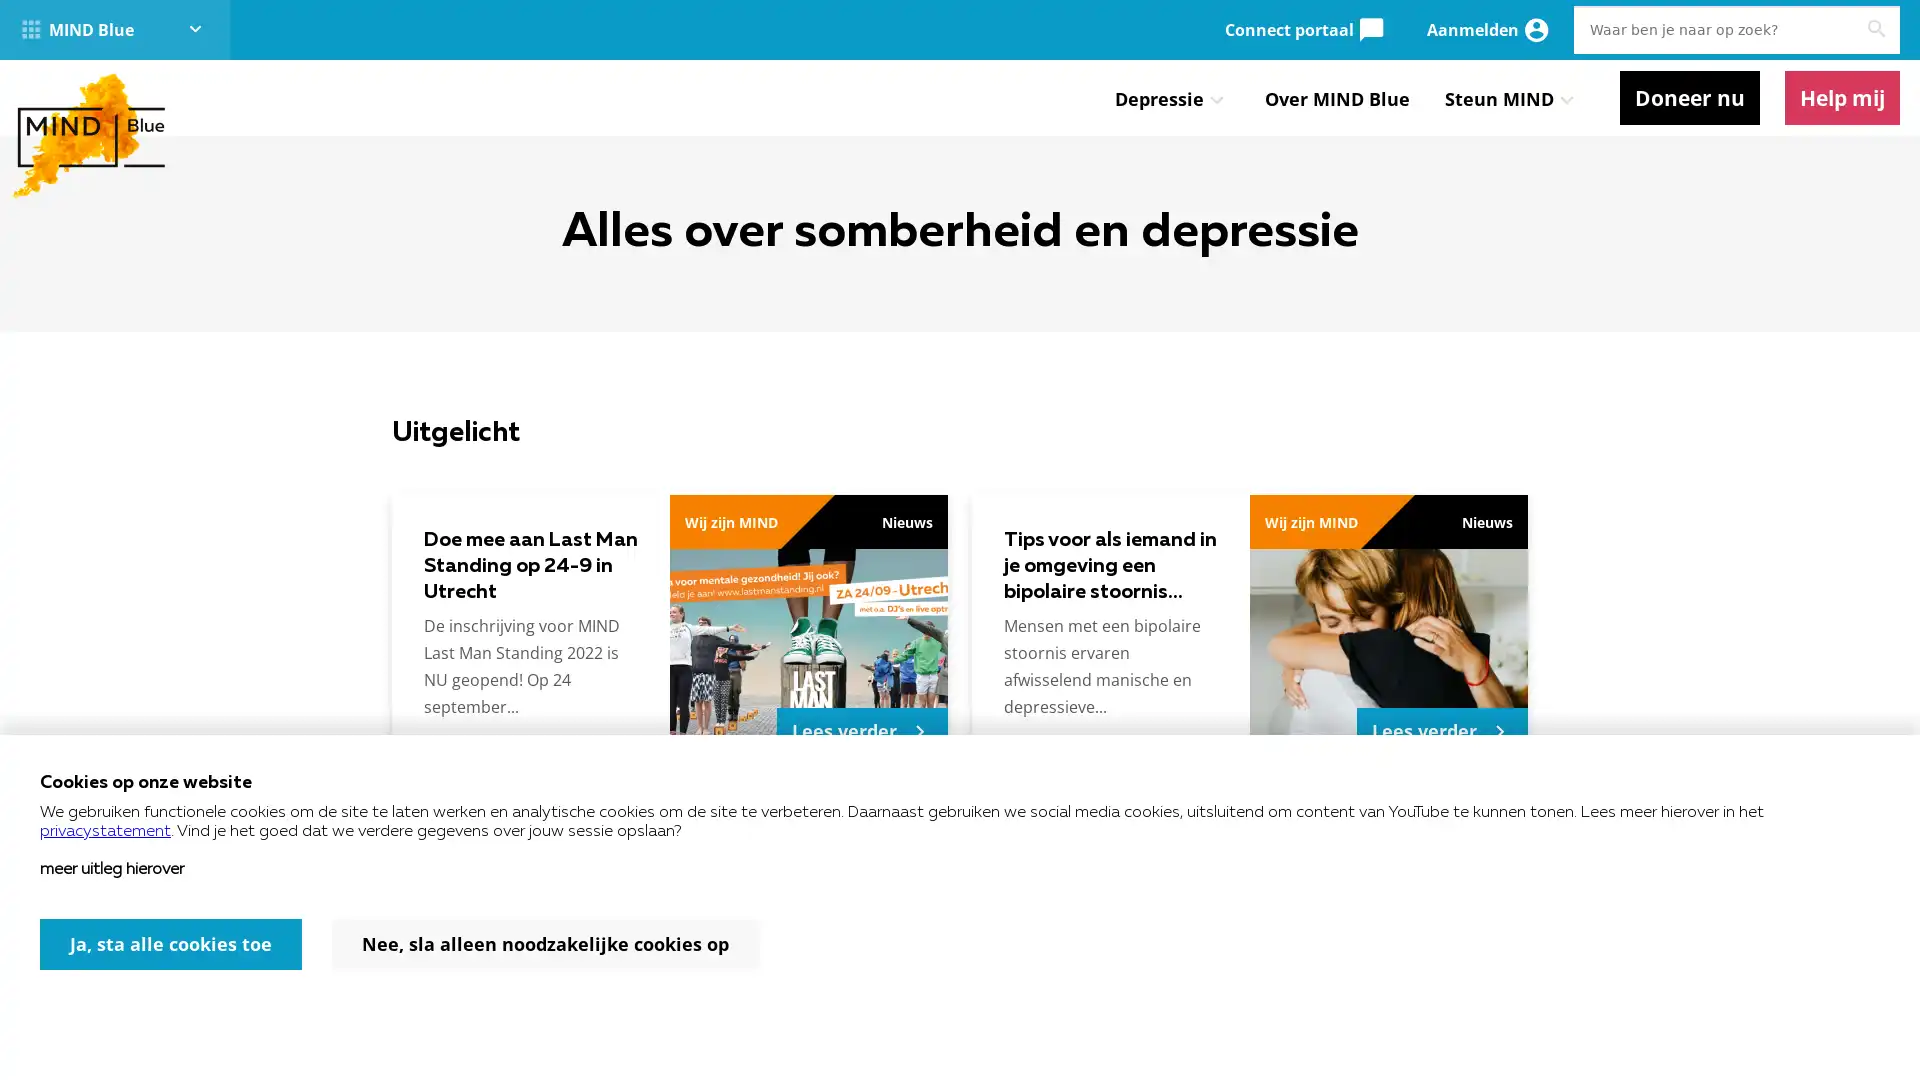 This screenshot has height=1080, width=1920. I want to click on Ja, sta alle cookies toe, so click(171, 944).